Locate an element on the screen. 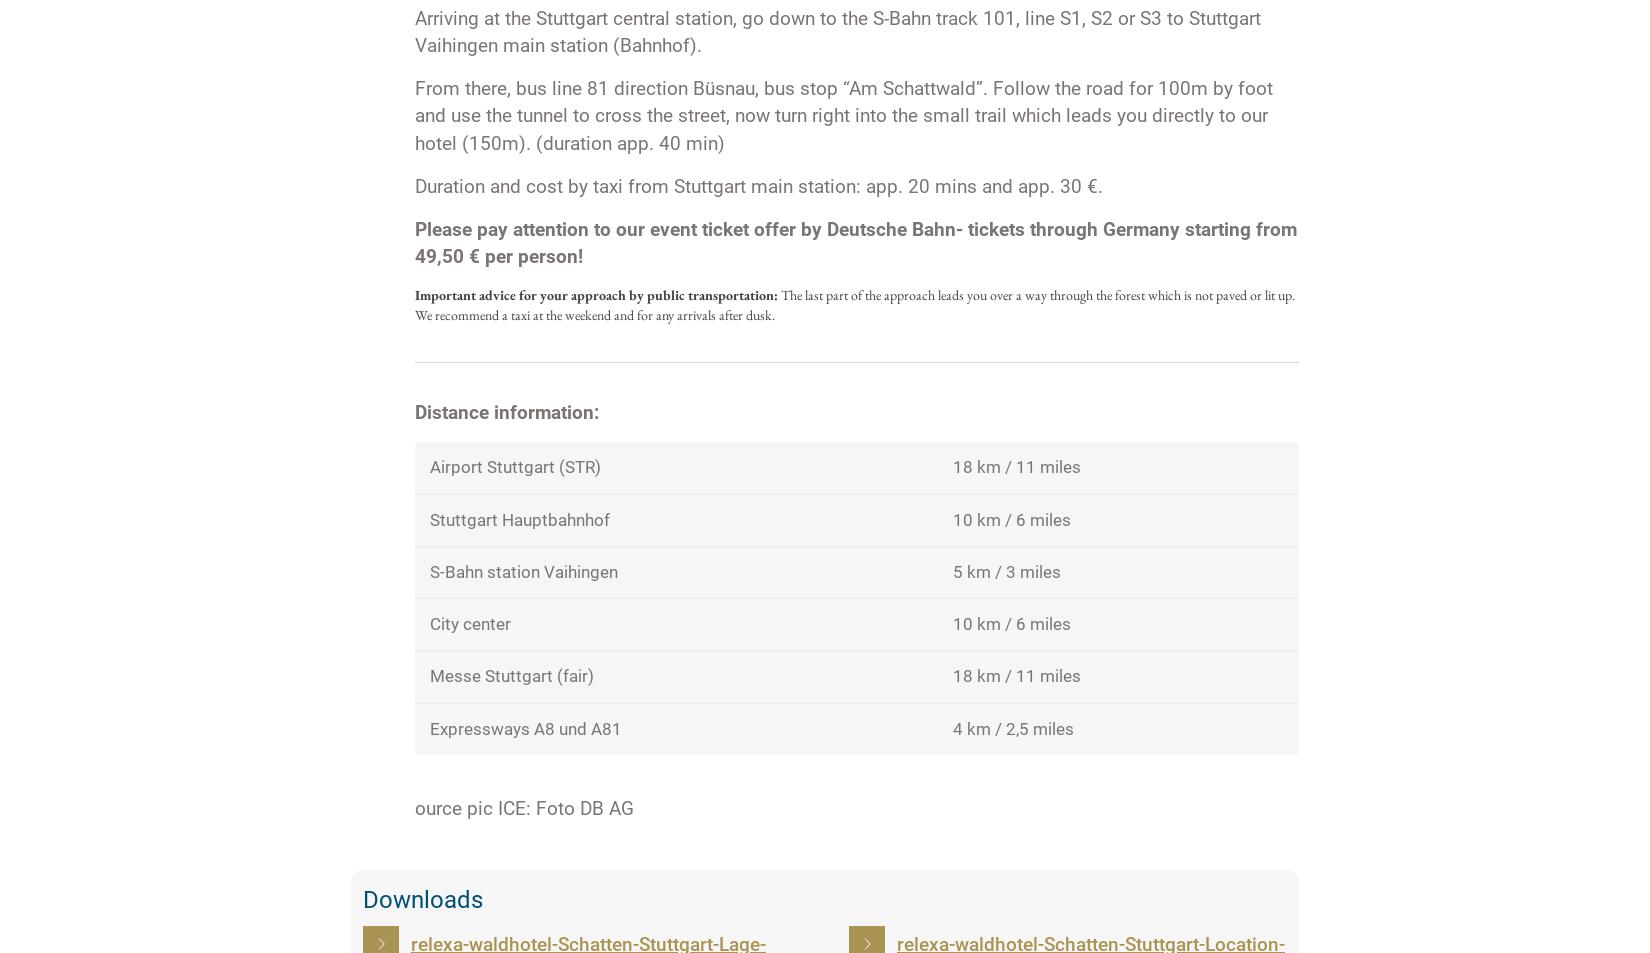  'Airport Stuttgart (STR)' is located at coordinates (515, 465).